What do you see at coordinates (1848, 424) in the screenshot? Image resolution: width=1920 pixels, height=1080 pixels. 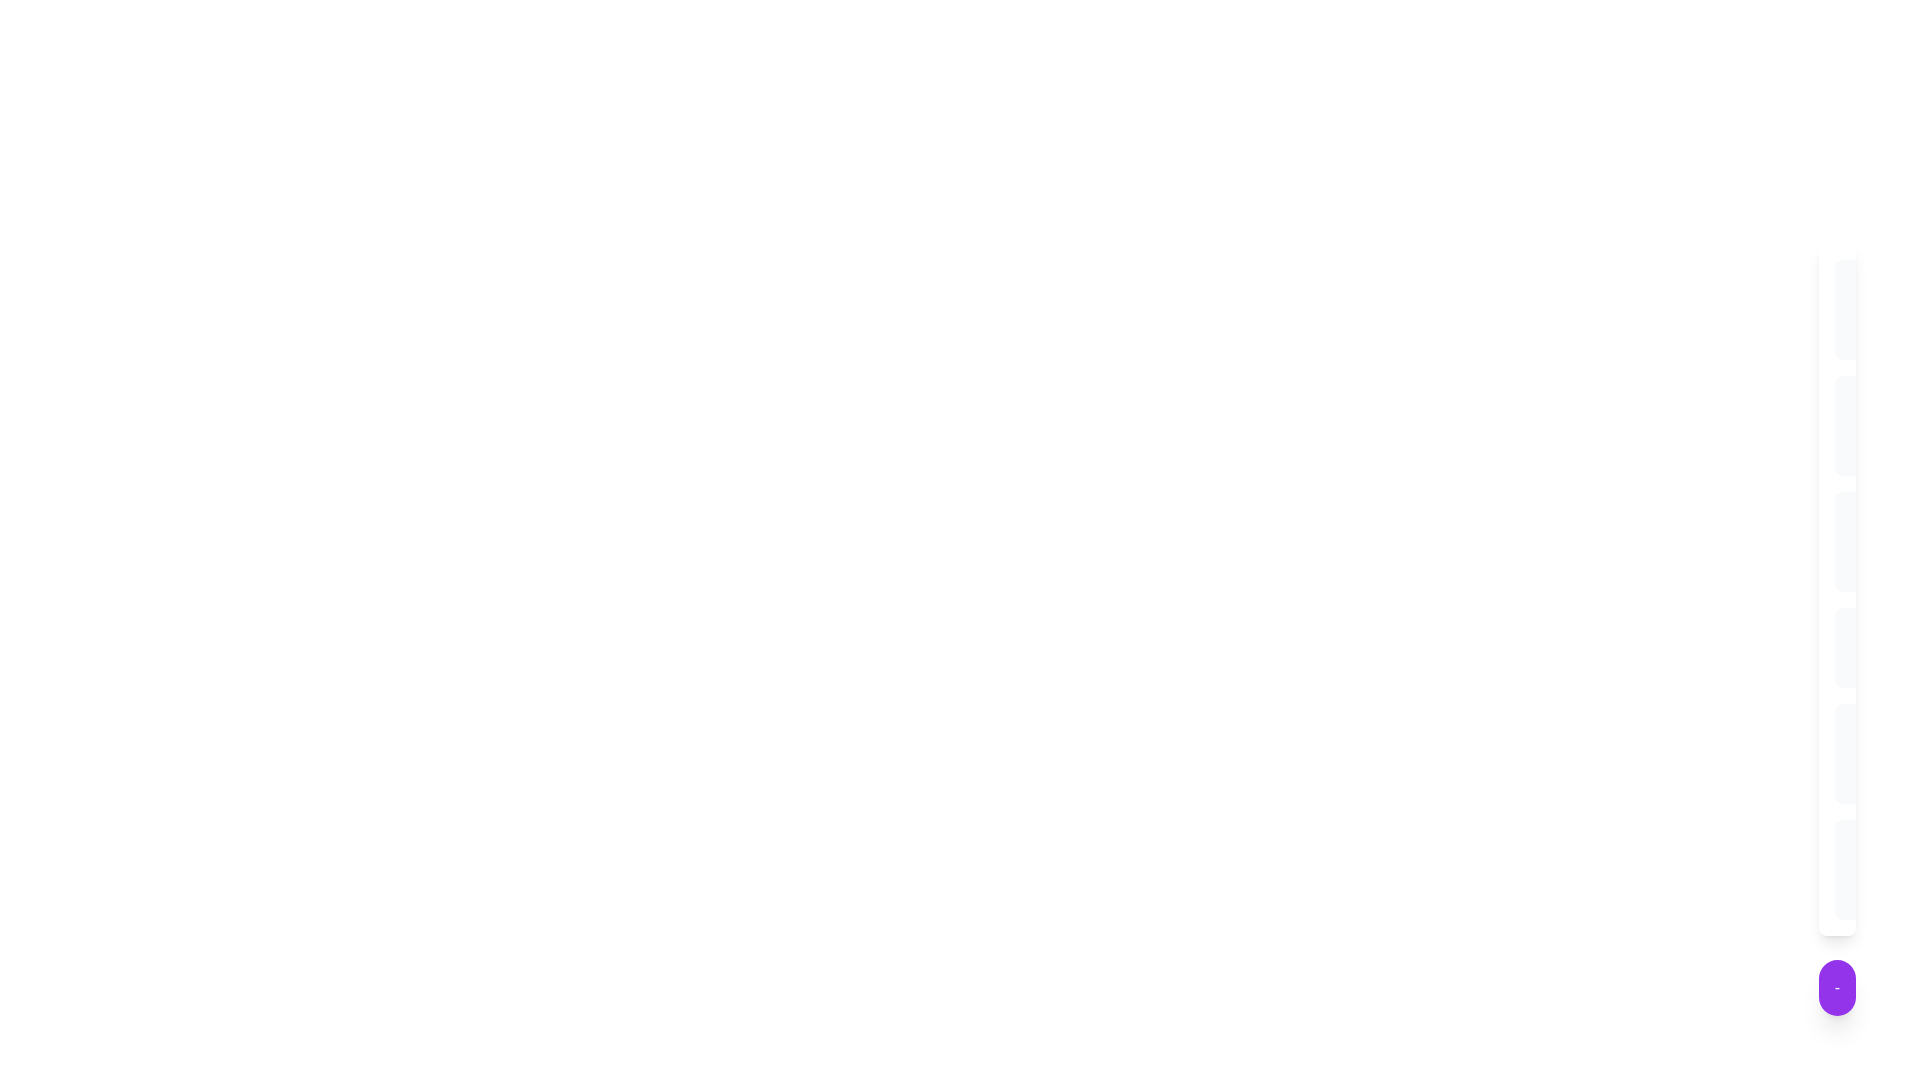 I see `the menu item labeled Settings to observe visual feedback` at bounding box center [1848, 424].